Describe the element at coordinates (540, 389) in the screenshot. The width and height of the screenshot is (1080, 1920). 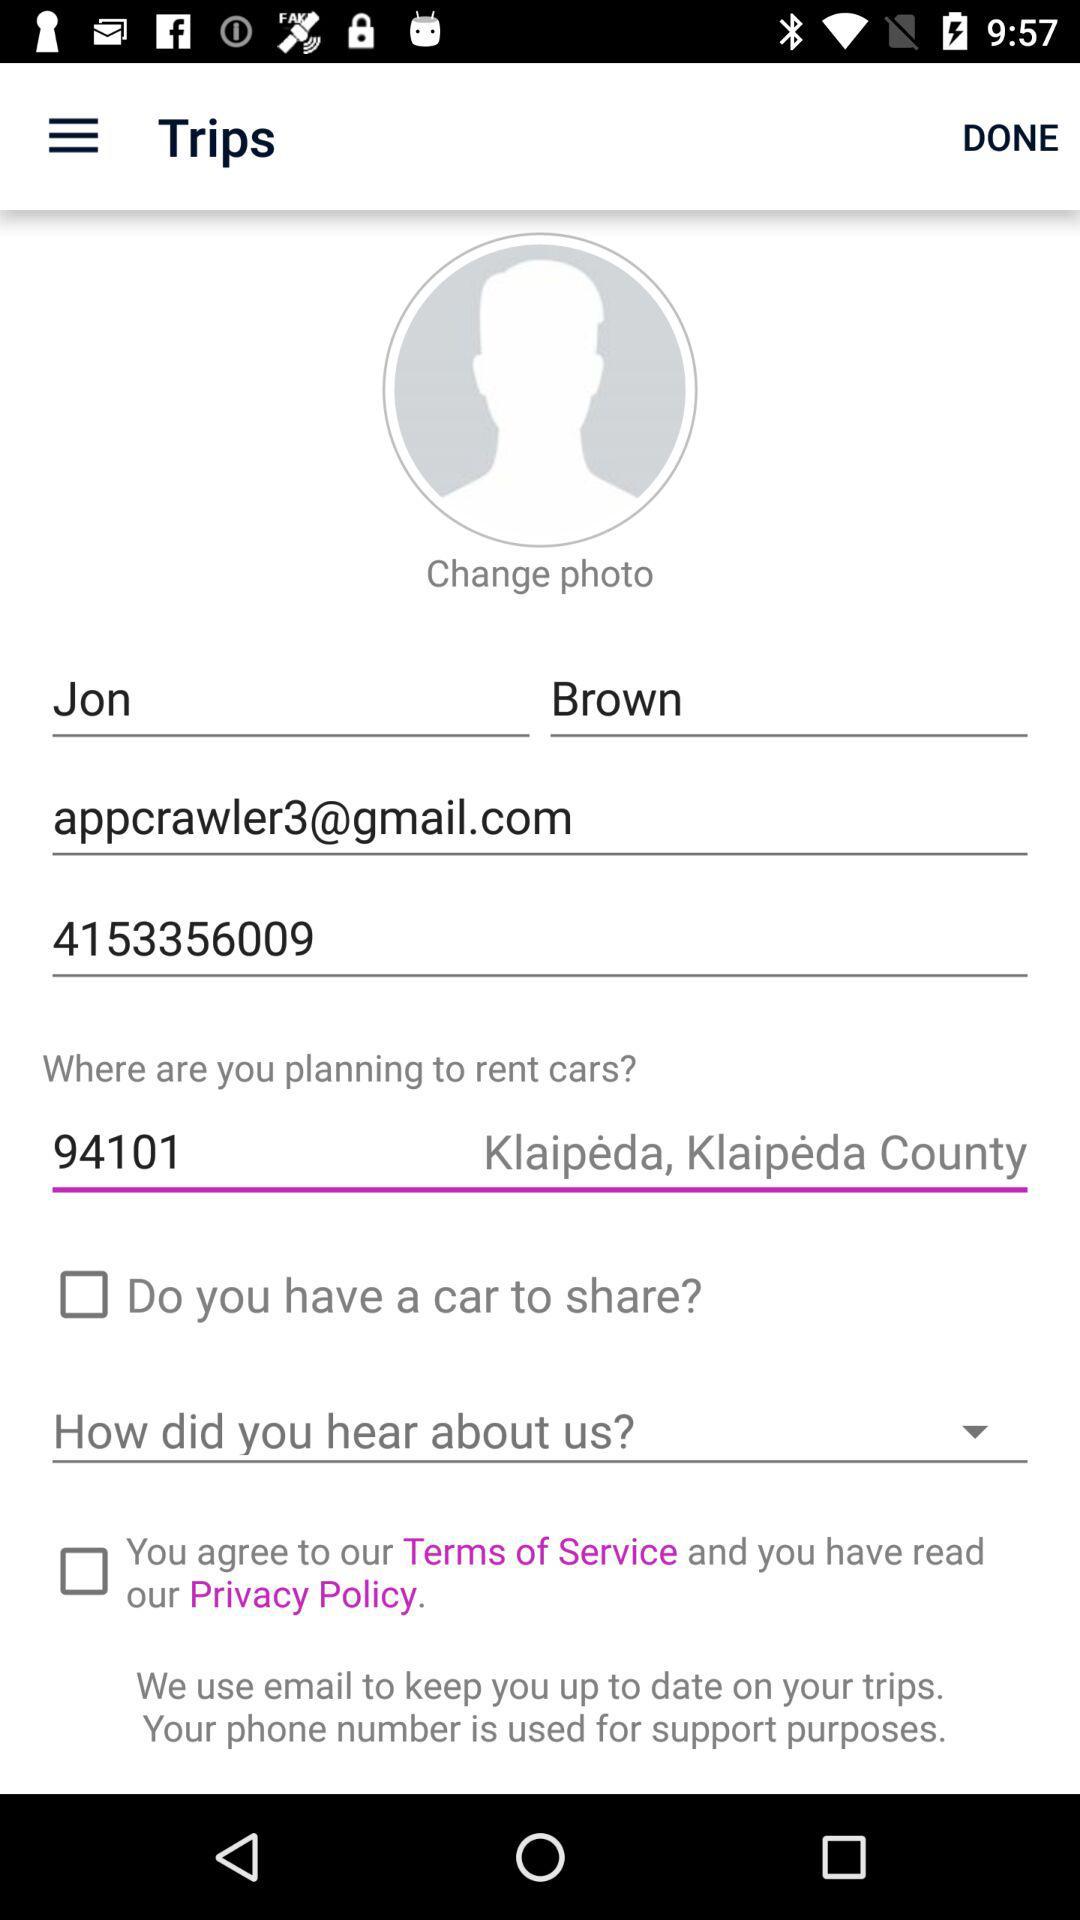
I see `icon above change photo item` at that location.